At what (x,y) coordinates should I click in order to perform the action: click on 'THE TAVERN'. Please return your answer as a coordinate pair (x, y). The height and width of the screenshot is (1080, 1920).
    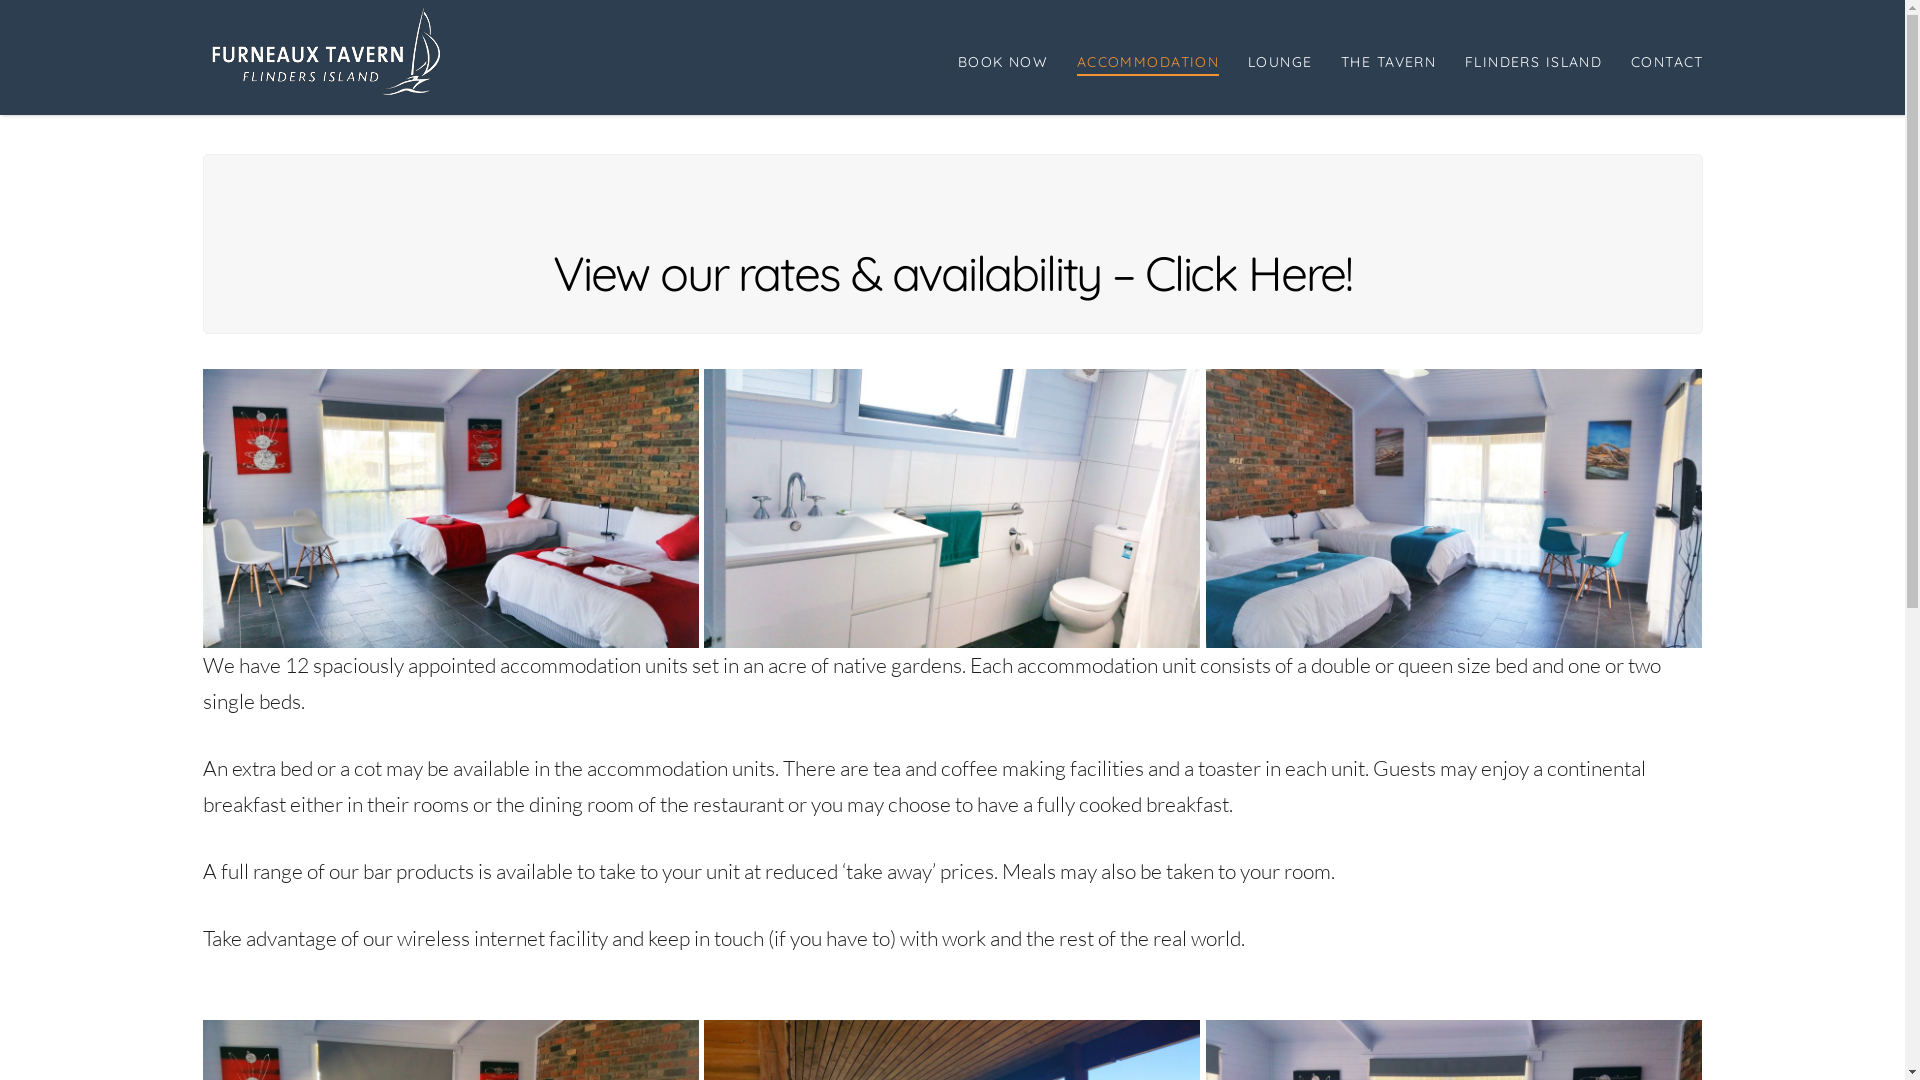
    Looking at the image, I should click on (1386, 56).